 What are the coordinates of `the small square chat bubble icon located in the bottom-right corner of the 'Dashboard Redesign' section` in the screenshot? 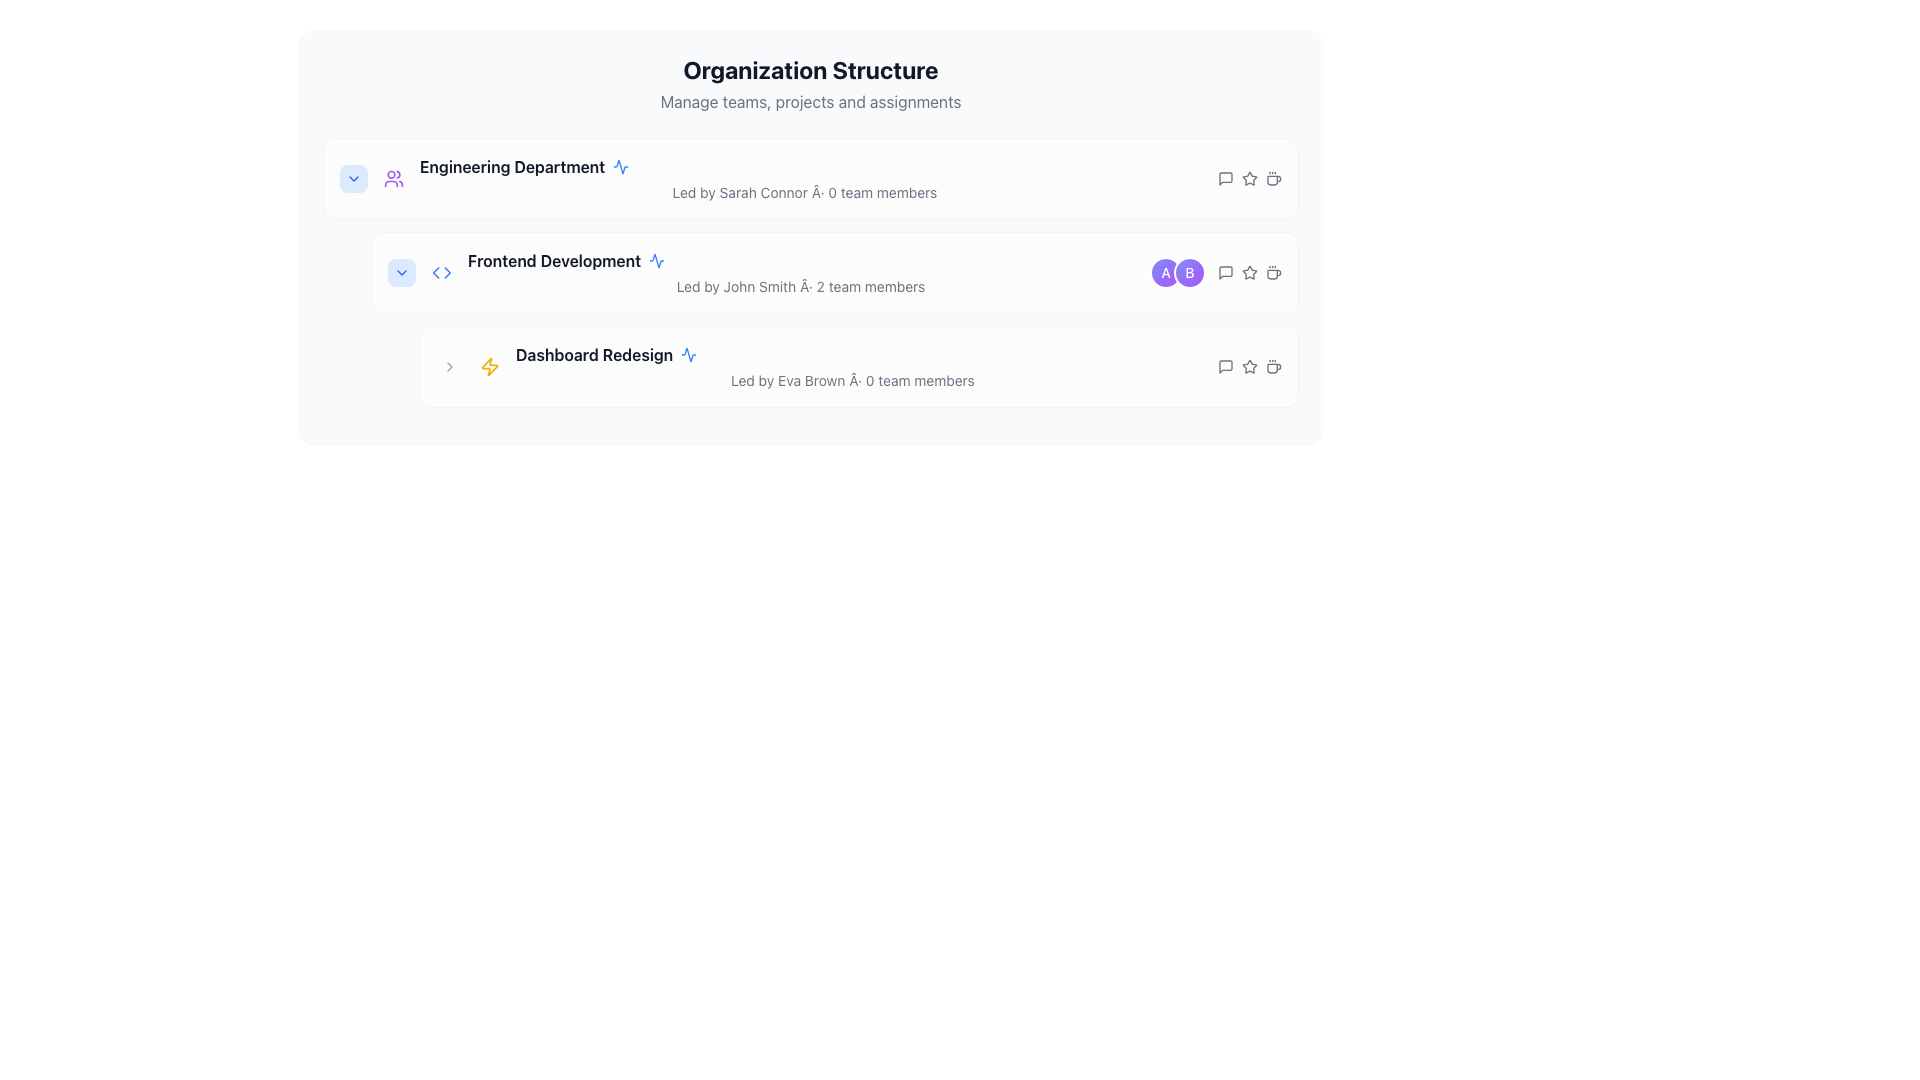 It's located at (1224, 366).